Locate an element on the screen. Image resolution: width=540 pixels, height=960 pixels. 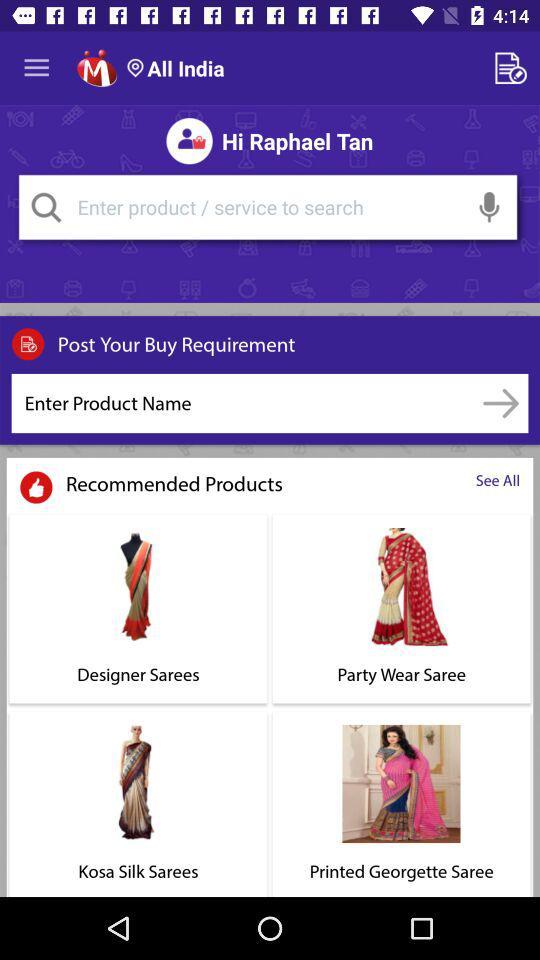
shows the search area option is located at coordinates (267, 207).